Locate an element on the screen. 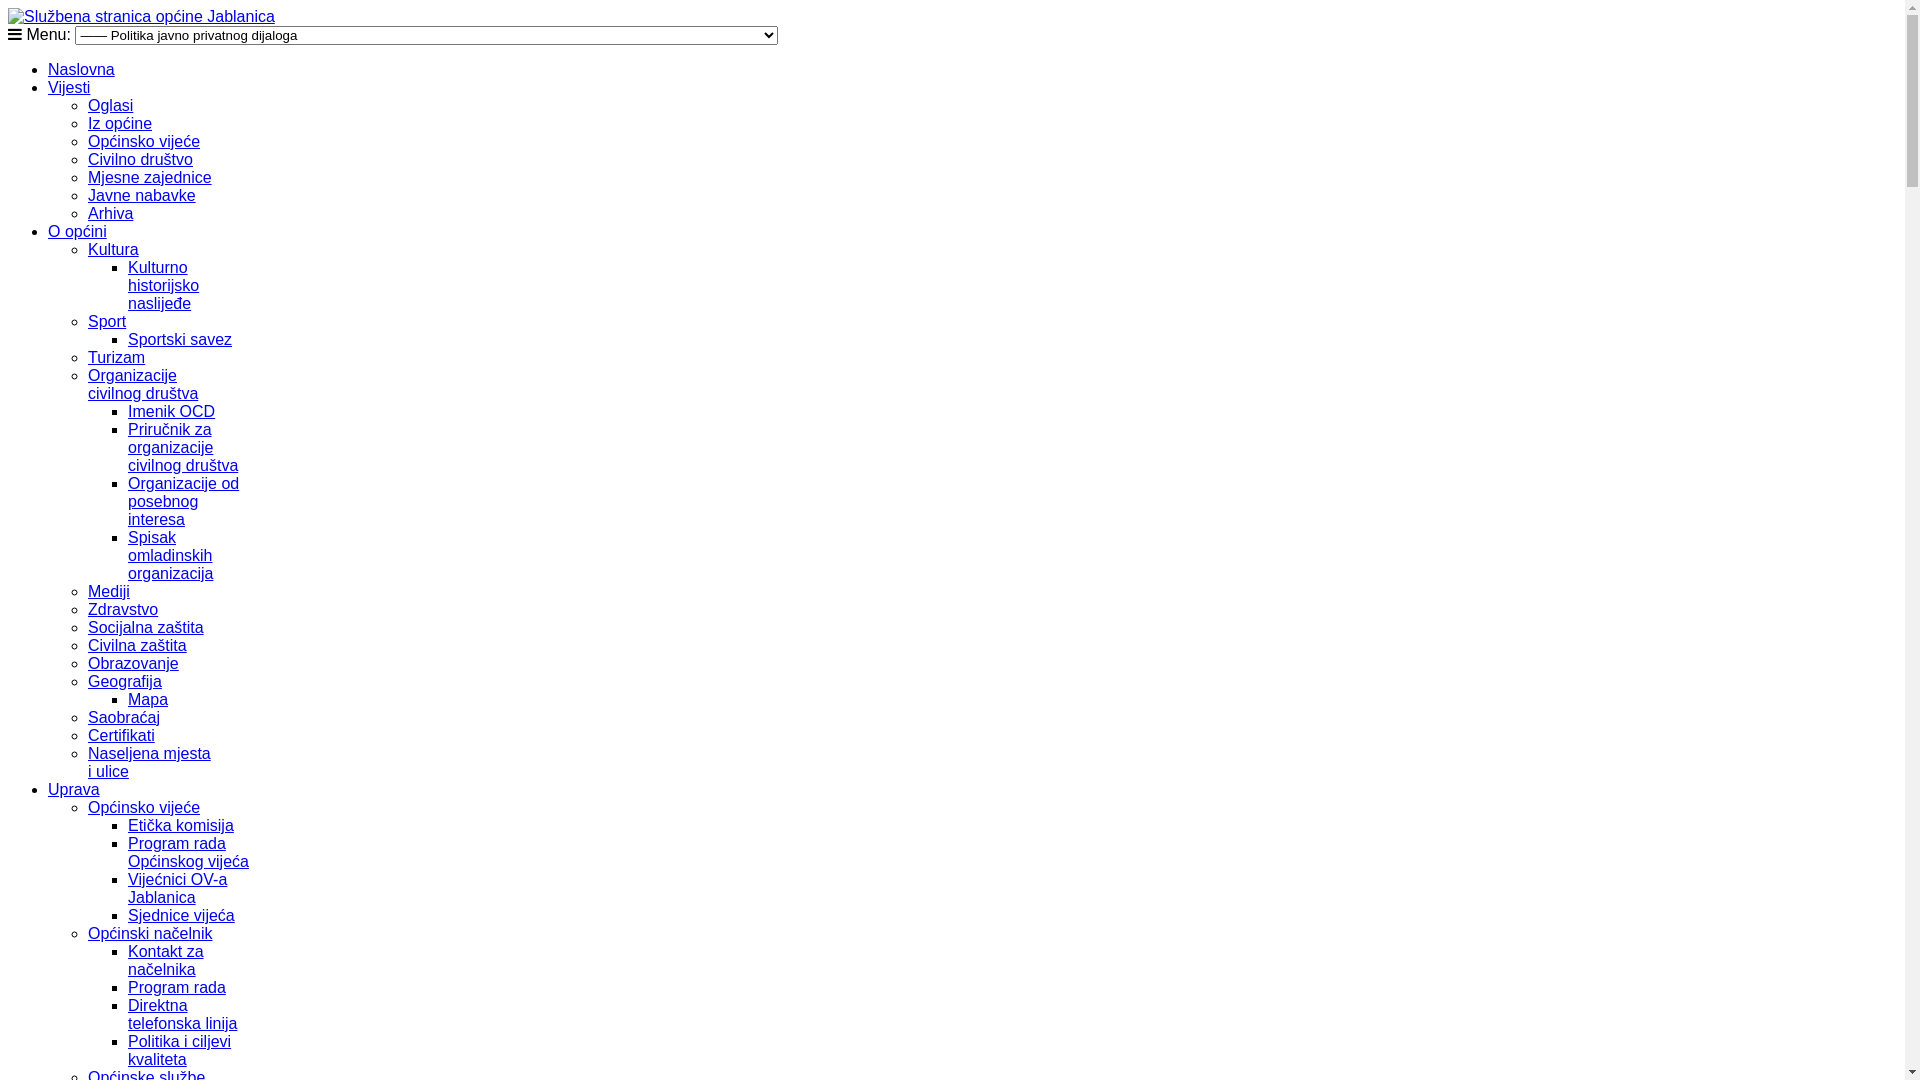 The image size is (1920, 1080). 'Vijesti' is located at coordinates (48, 86).